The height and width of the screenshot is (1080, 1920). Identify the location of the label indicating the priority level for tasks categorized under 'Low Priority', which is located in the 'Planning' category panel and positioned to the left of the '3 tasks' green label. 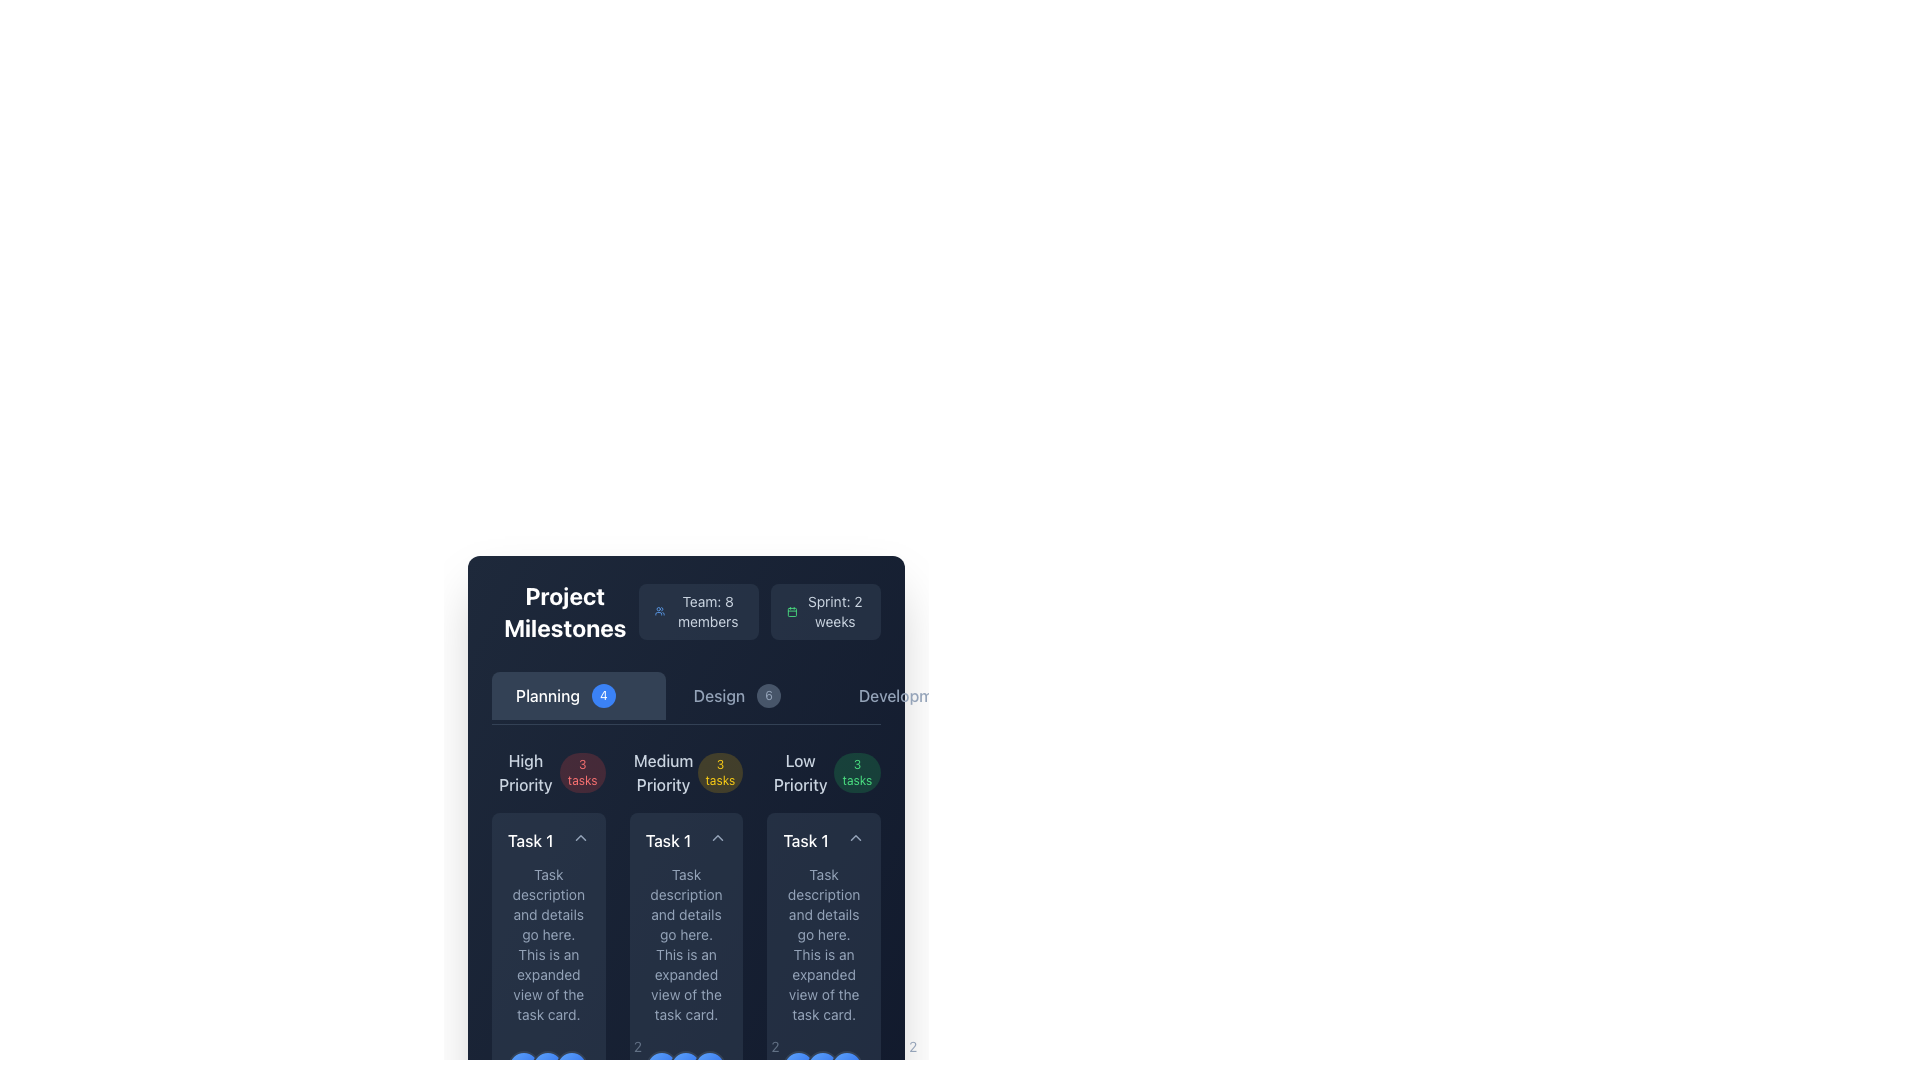
(800, 771).